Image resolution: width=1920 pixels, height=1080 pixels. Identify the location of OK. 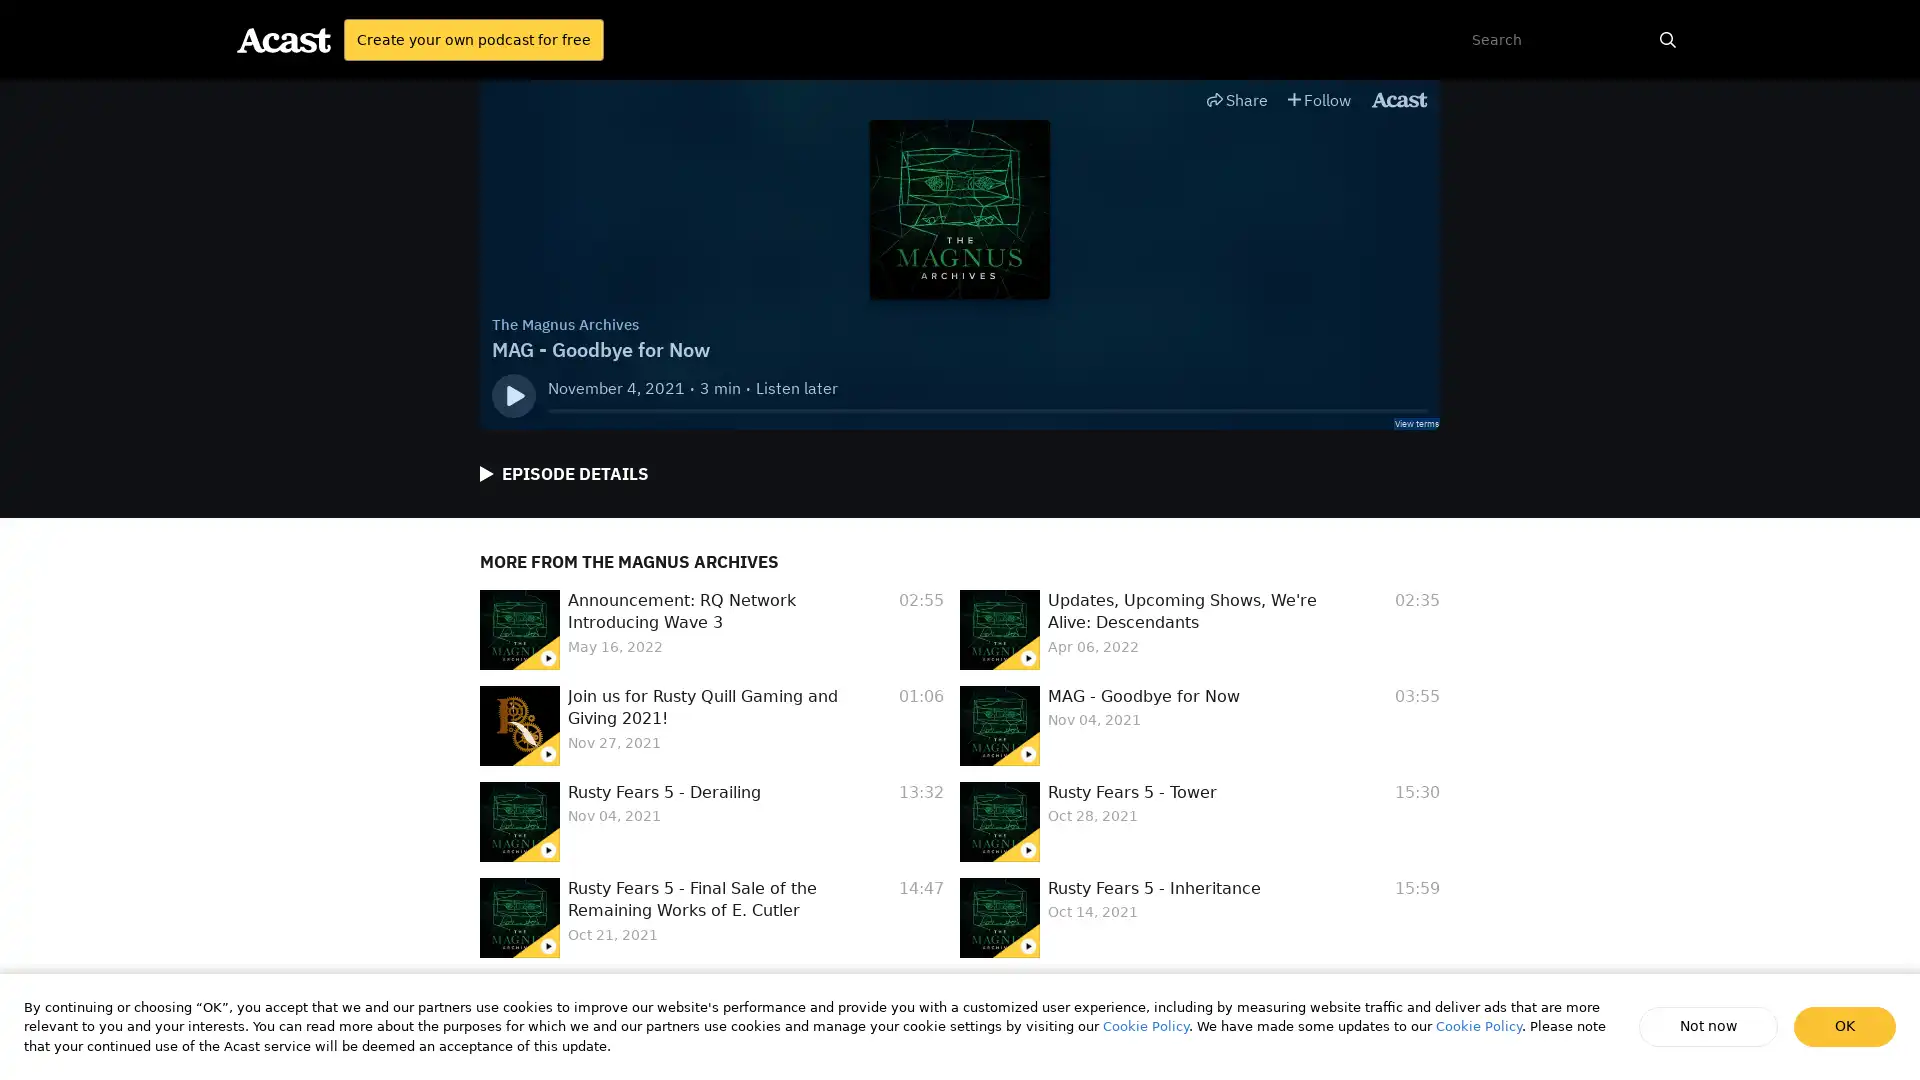
(1844, 1026).